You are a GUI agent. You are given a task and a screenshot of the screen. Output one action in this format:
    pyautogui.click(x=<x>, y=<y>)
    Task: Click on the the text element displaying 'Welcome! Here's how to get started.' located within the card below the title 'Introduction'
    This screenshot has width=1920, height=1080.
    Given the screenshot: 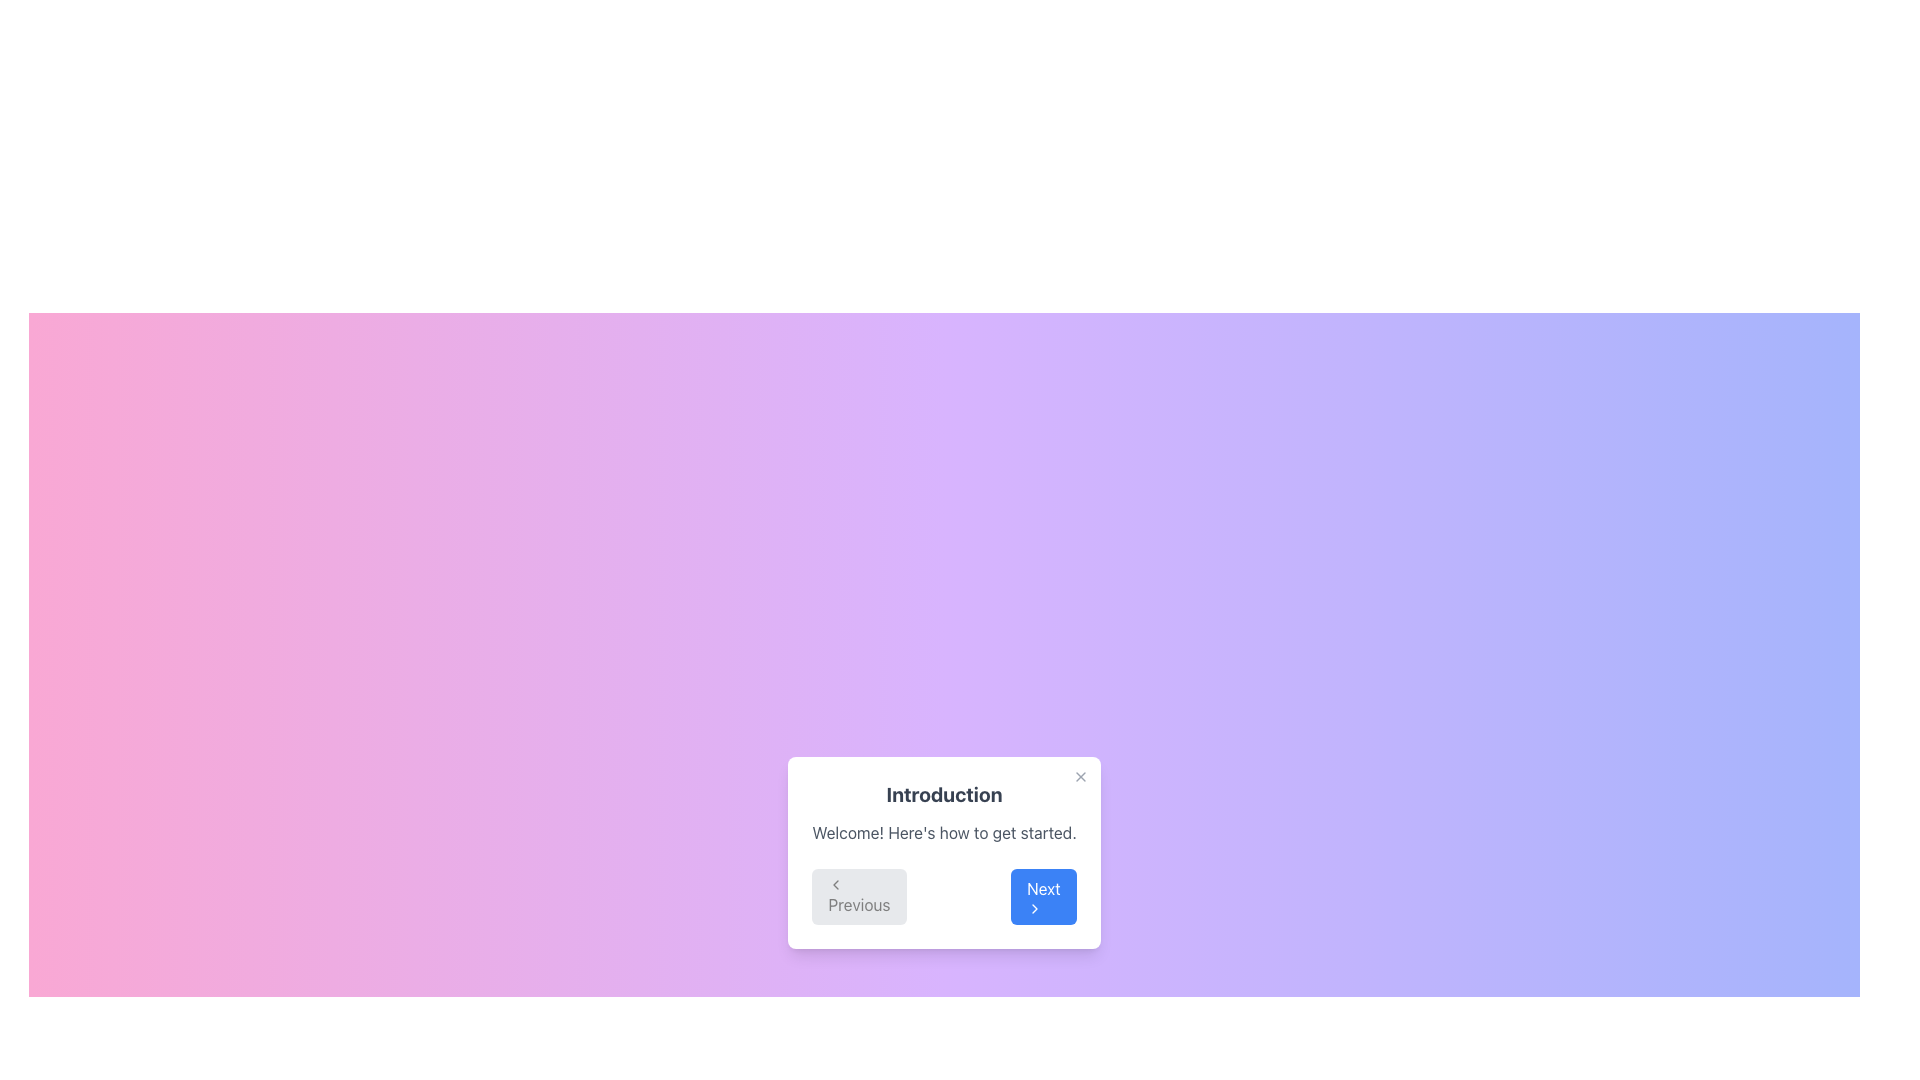 What is the action you would take?
    pyautogui.click(x=943, y=833)
    